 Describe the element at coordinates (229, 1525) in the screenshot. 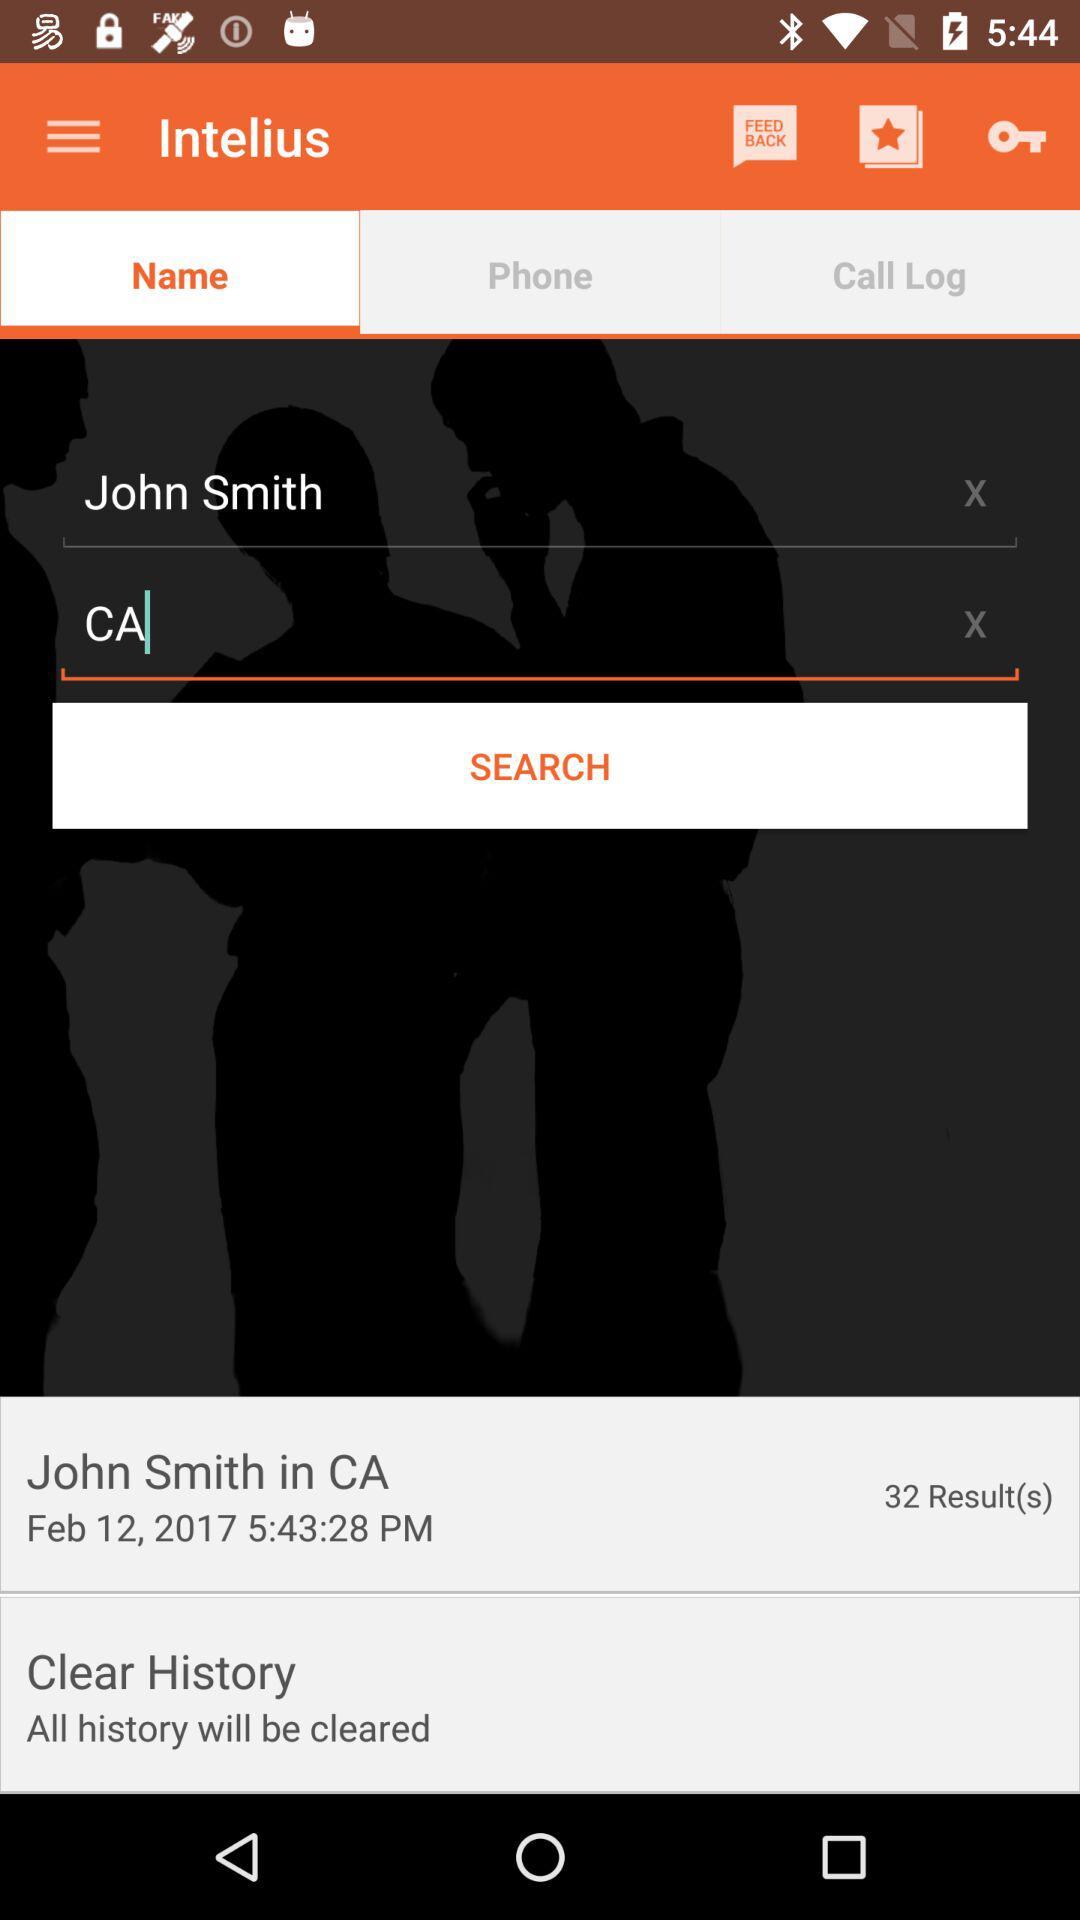

I see `the item above clear history app` at that location.